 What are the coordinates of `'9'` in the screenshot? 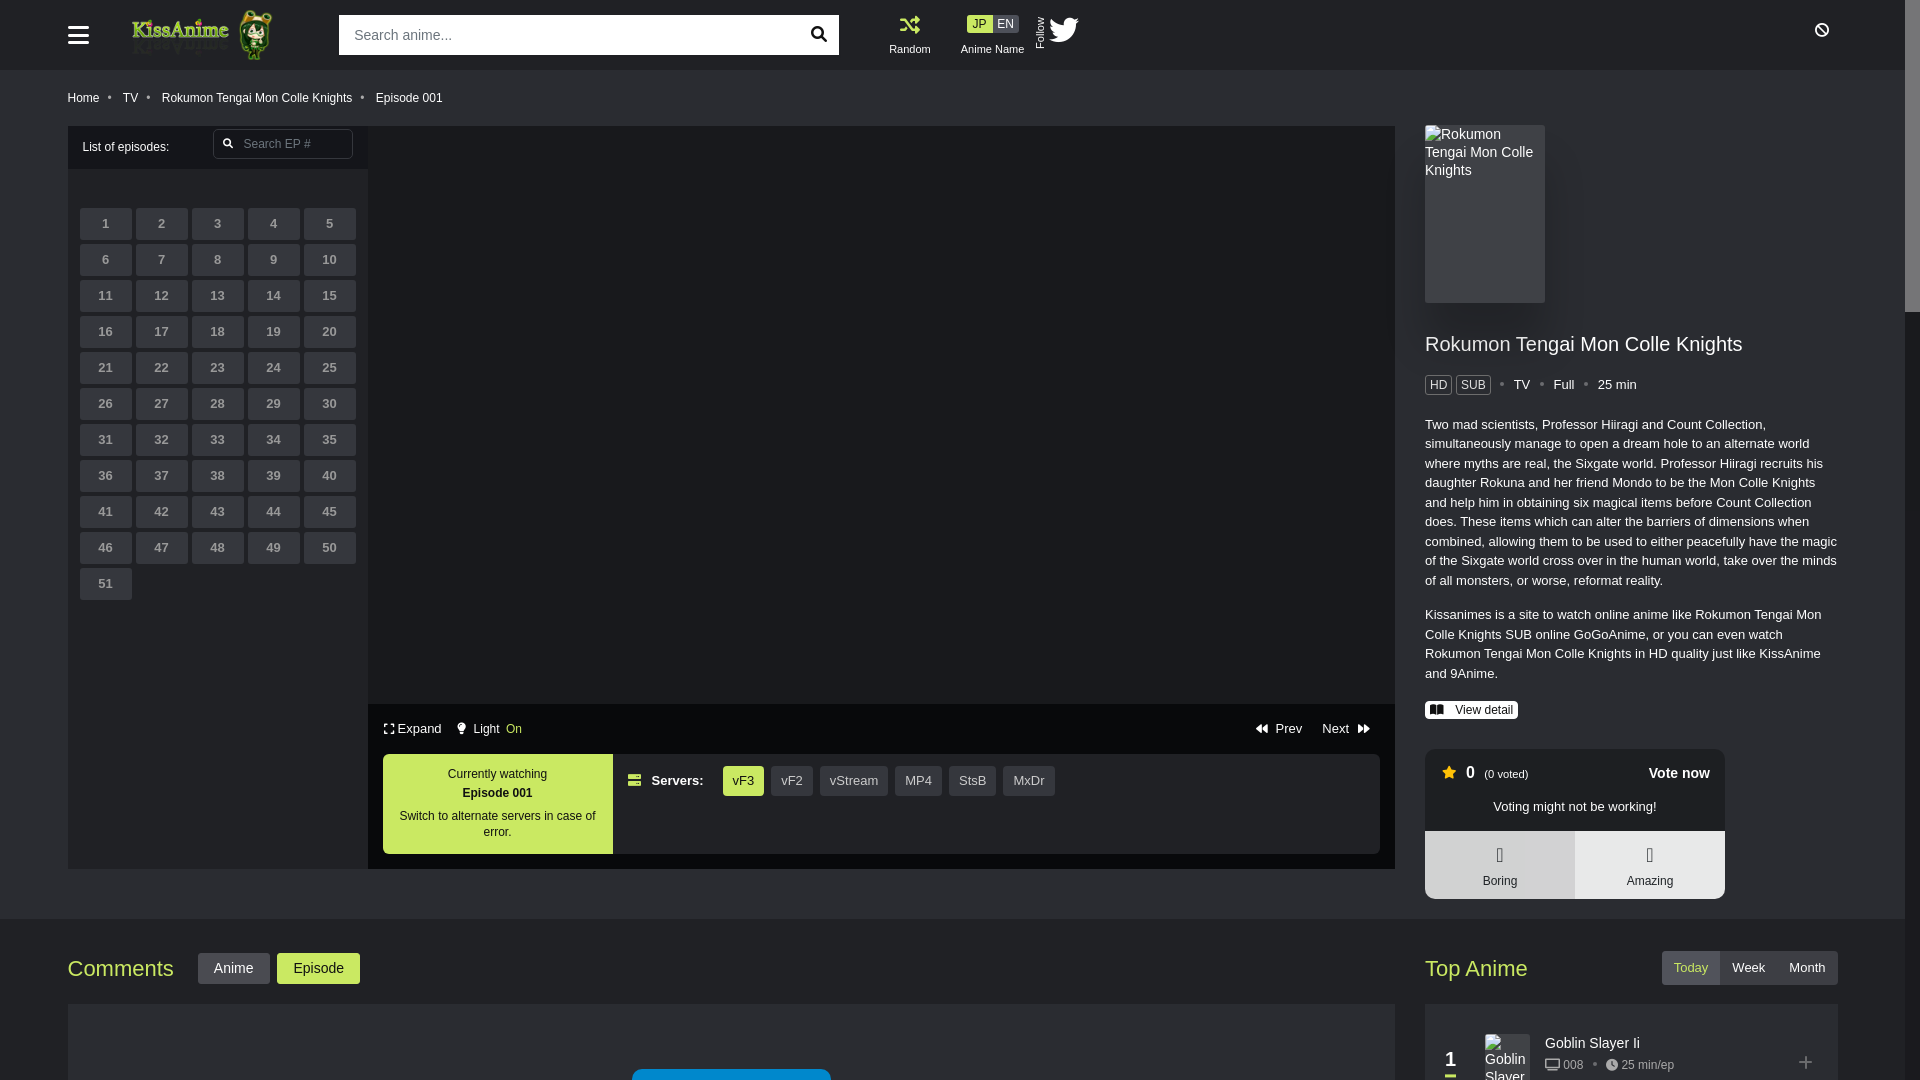 It's located at (247, 258).